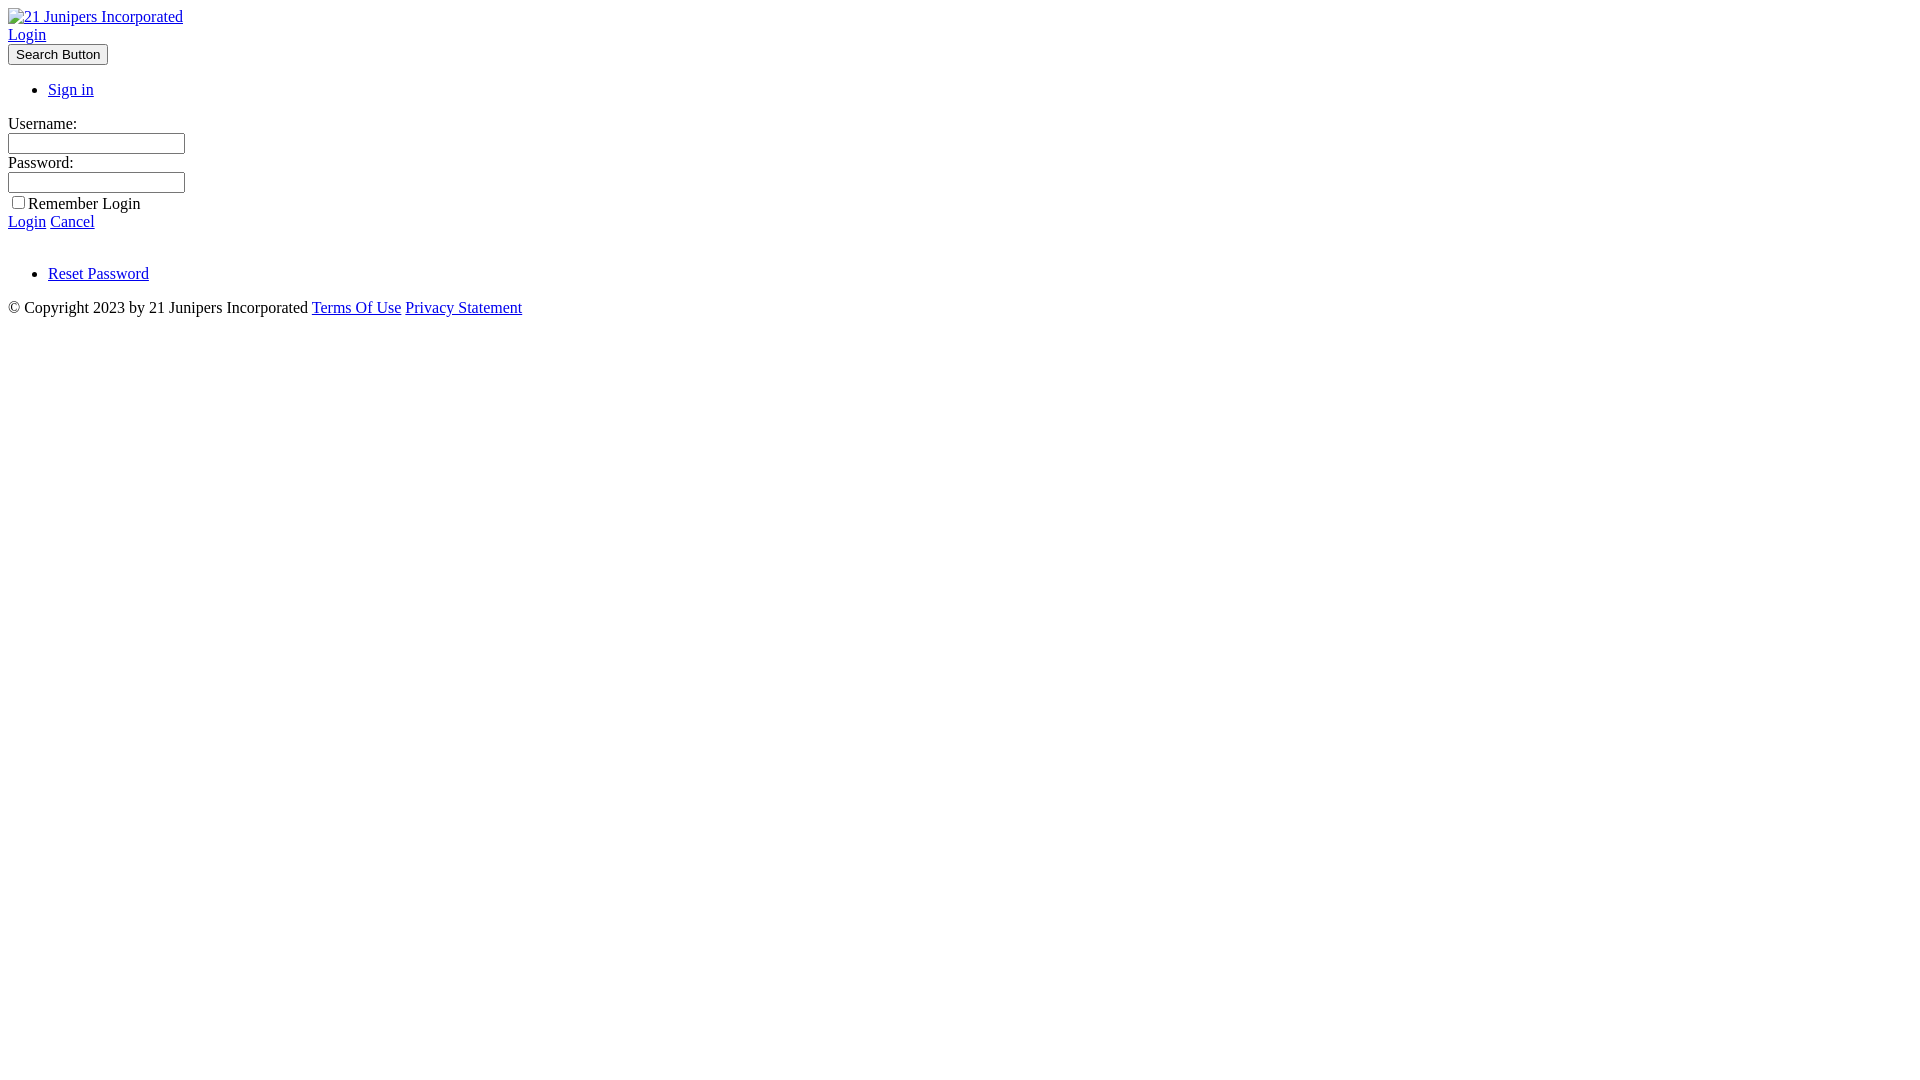 Image resolution: width=1920 pixels, height=1080 pixels. What do you see at coordinates (94, 16) in the screenshot?
I see `'21 Junipers Incorporated'` at bounding box center [94, 16].